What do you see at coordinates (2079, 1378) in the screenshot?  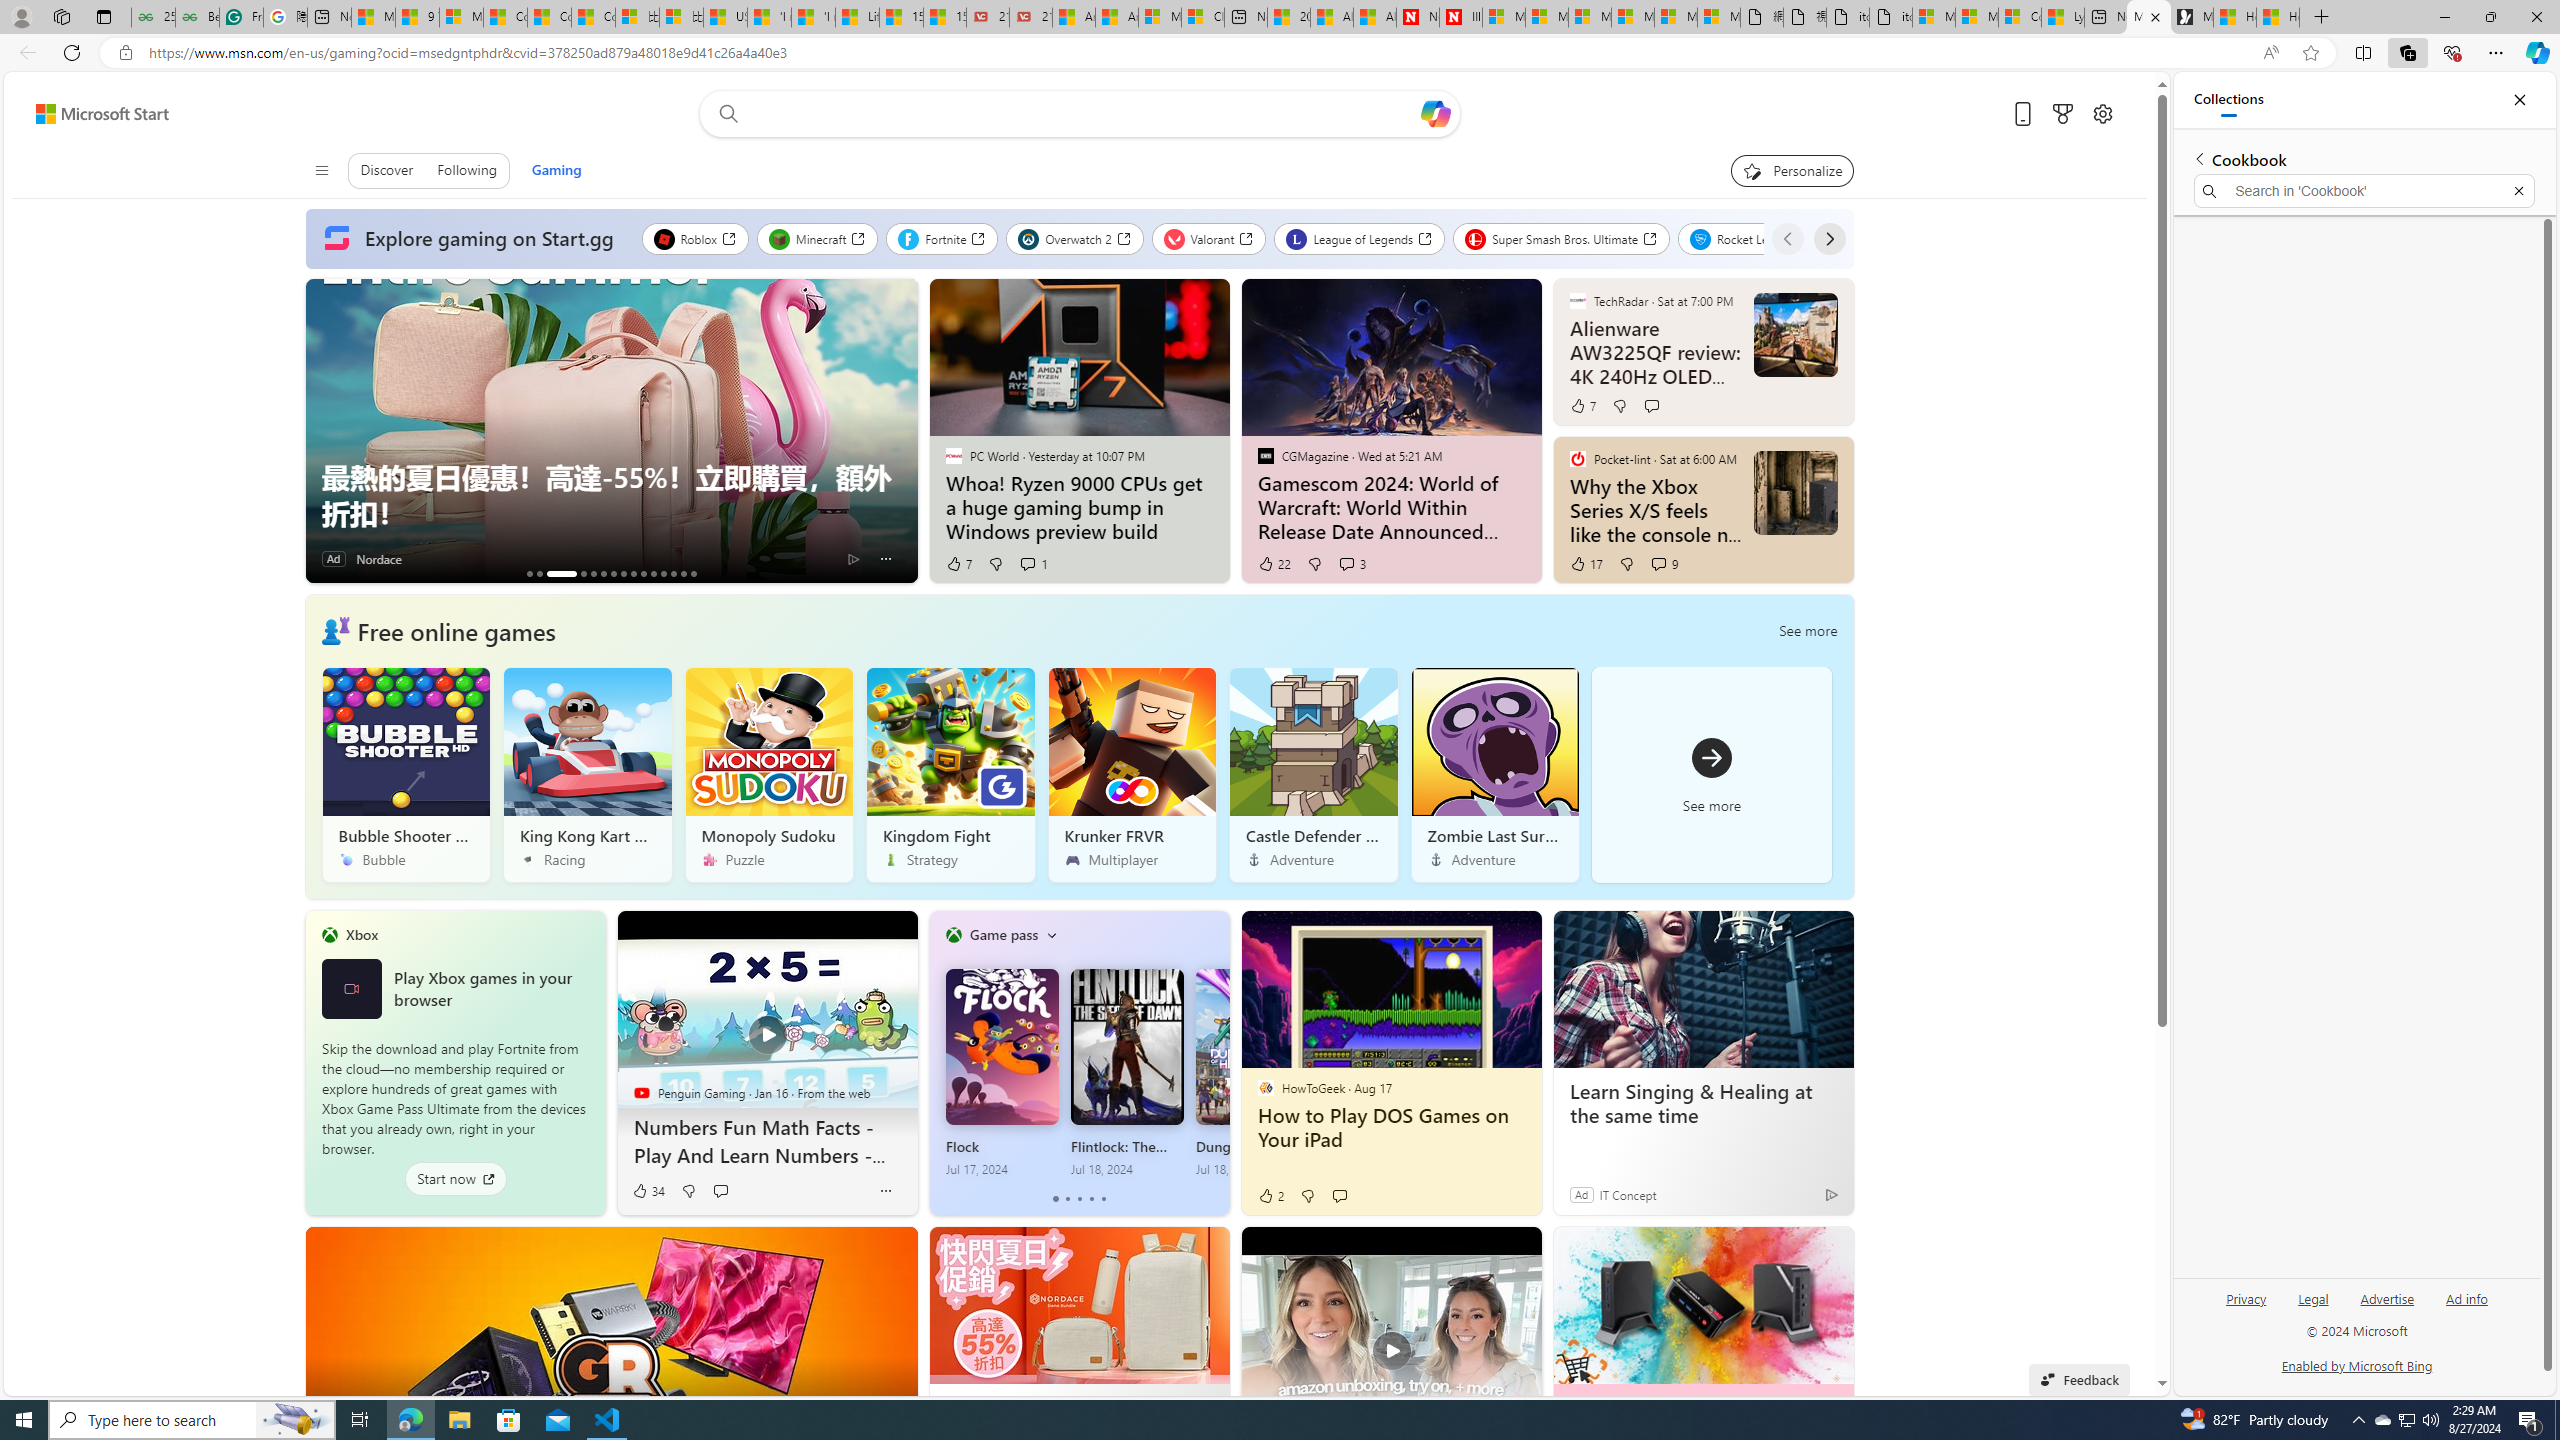 I see `'Feedback'` at bounding box center [2079, 1378].